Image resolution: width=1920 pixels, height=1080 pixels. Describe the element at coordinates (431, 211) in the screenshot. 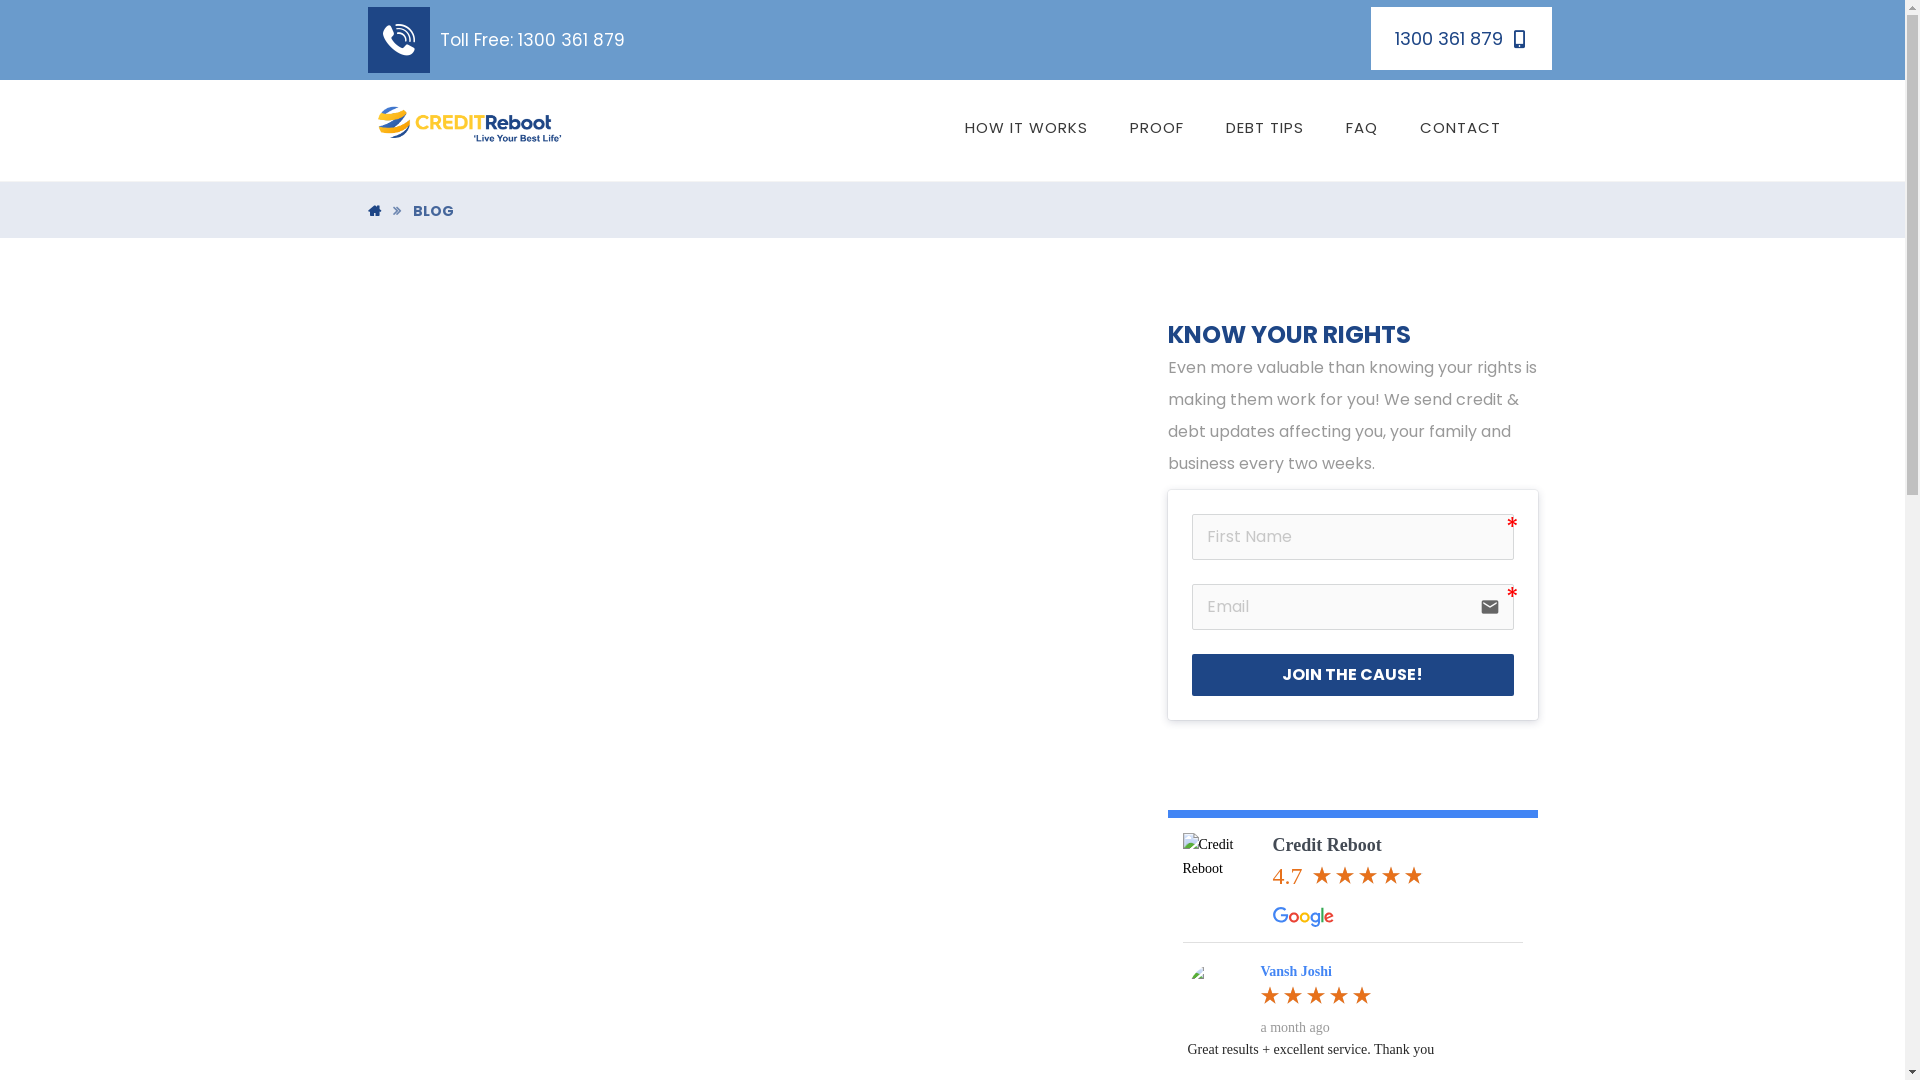

I see `'BLOG'` at that location.